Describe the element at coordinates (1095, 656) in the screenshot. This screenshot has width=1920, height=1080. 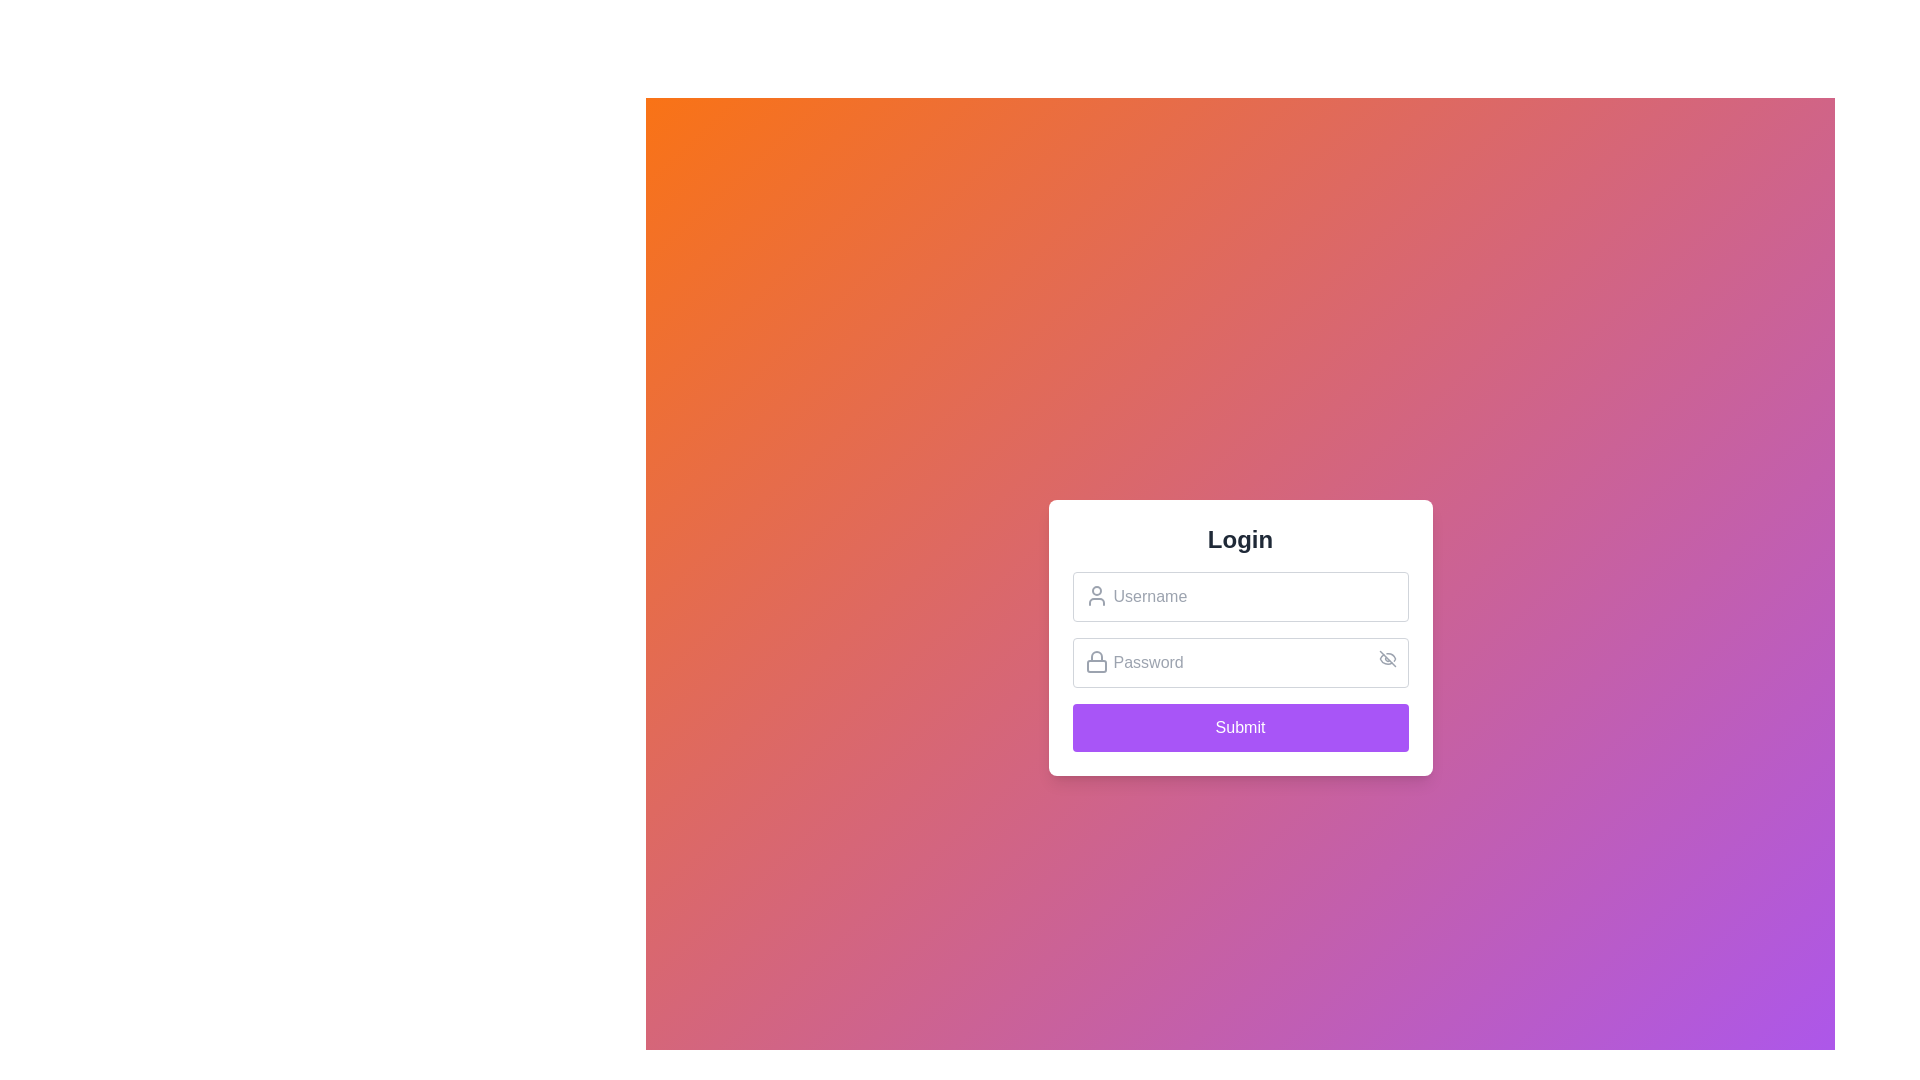
I see `the lock icon component indicating the password input field in the login form to enhance user understanding` at that location.